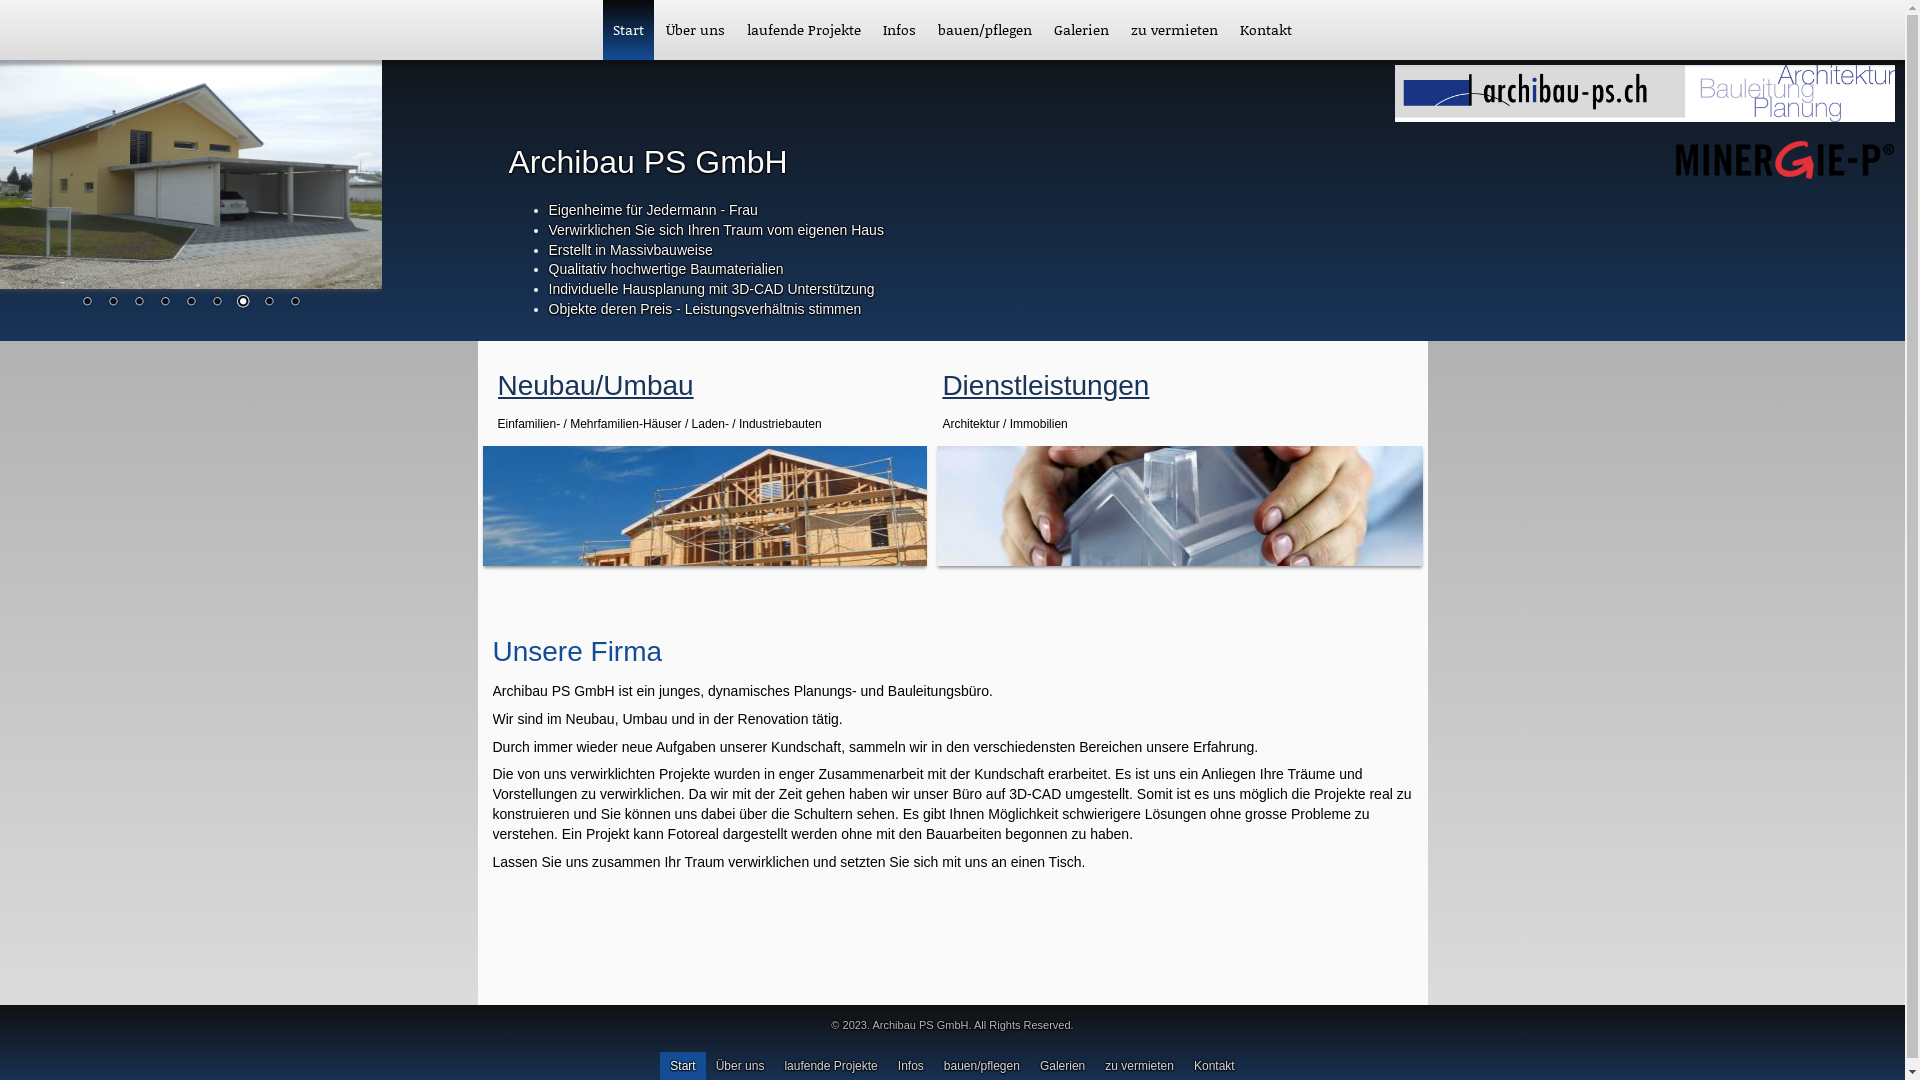 The image size is (1920, 1080). Describe the element at coordinates (76, 303) in the screenshot. I see `'1'` at that location.